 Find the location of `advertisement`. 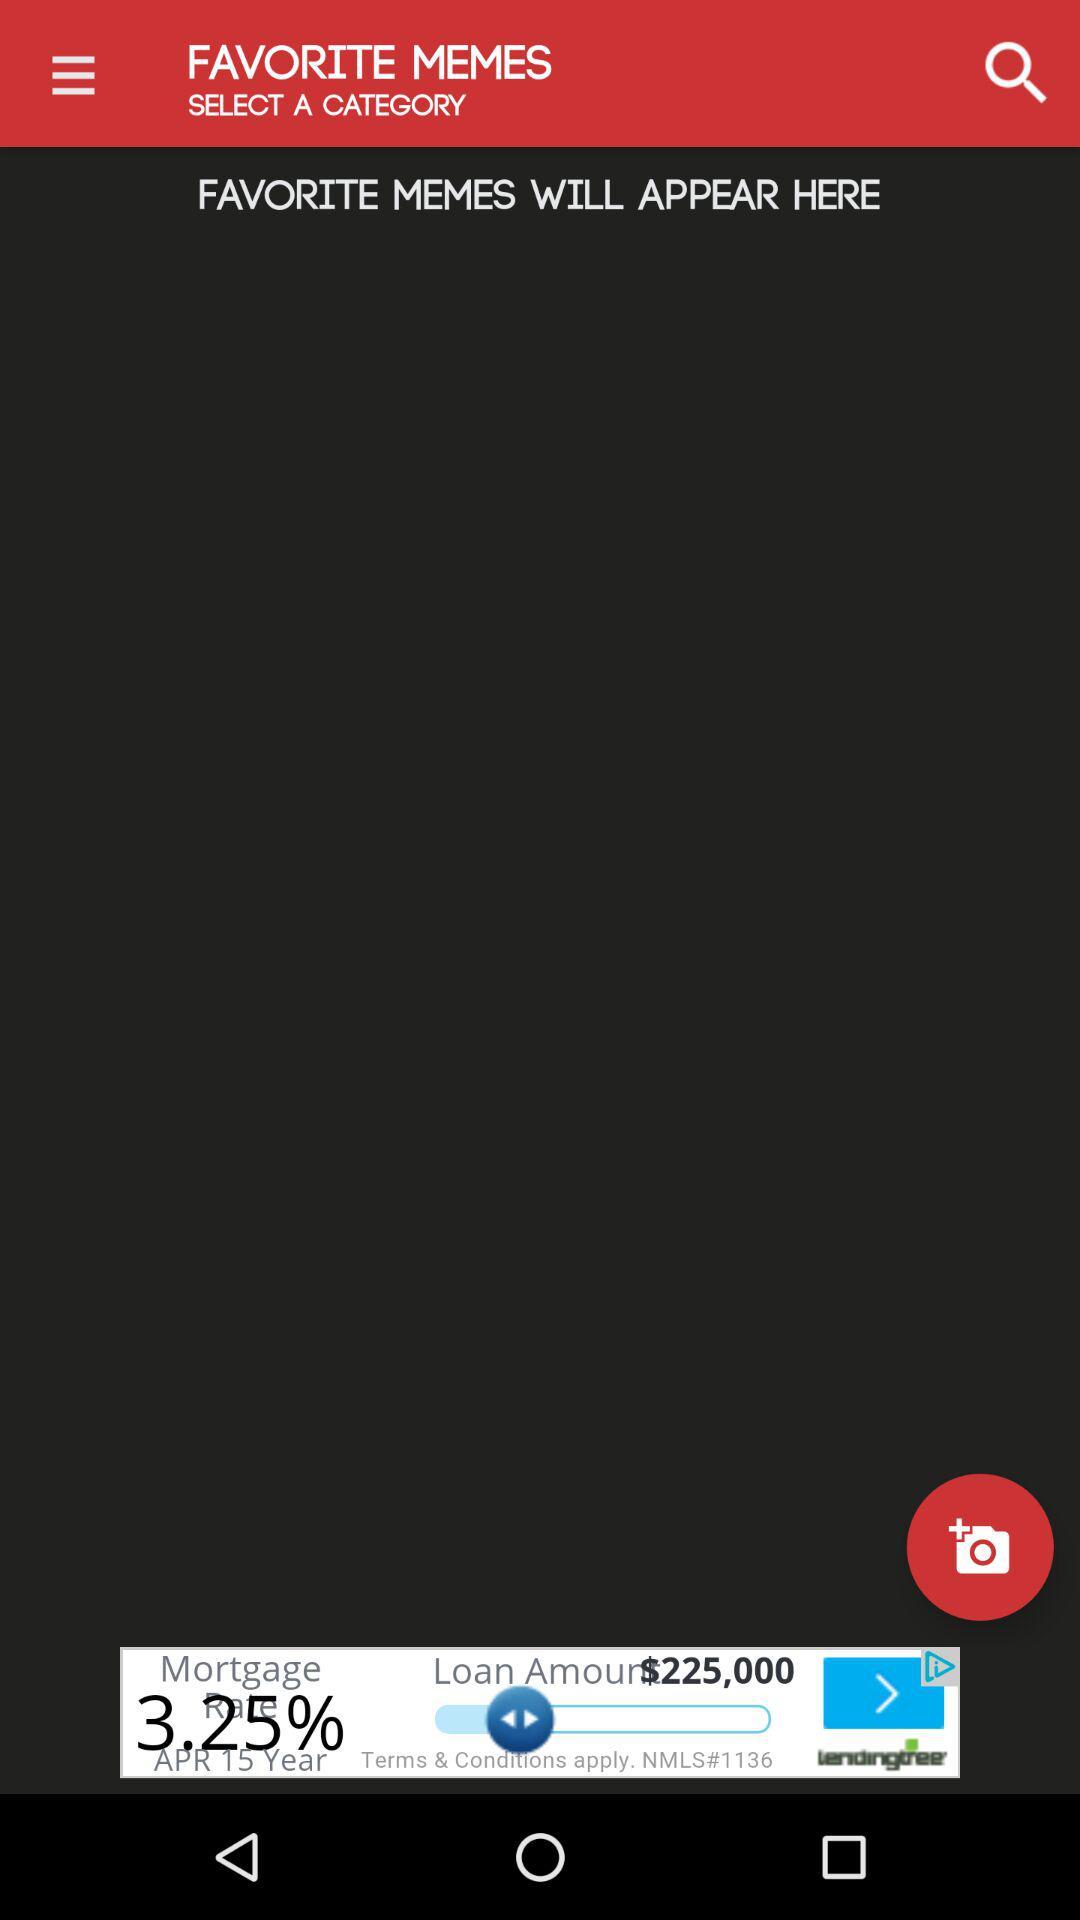

advertisement is located at coordinates (540, 1711).